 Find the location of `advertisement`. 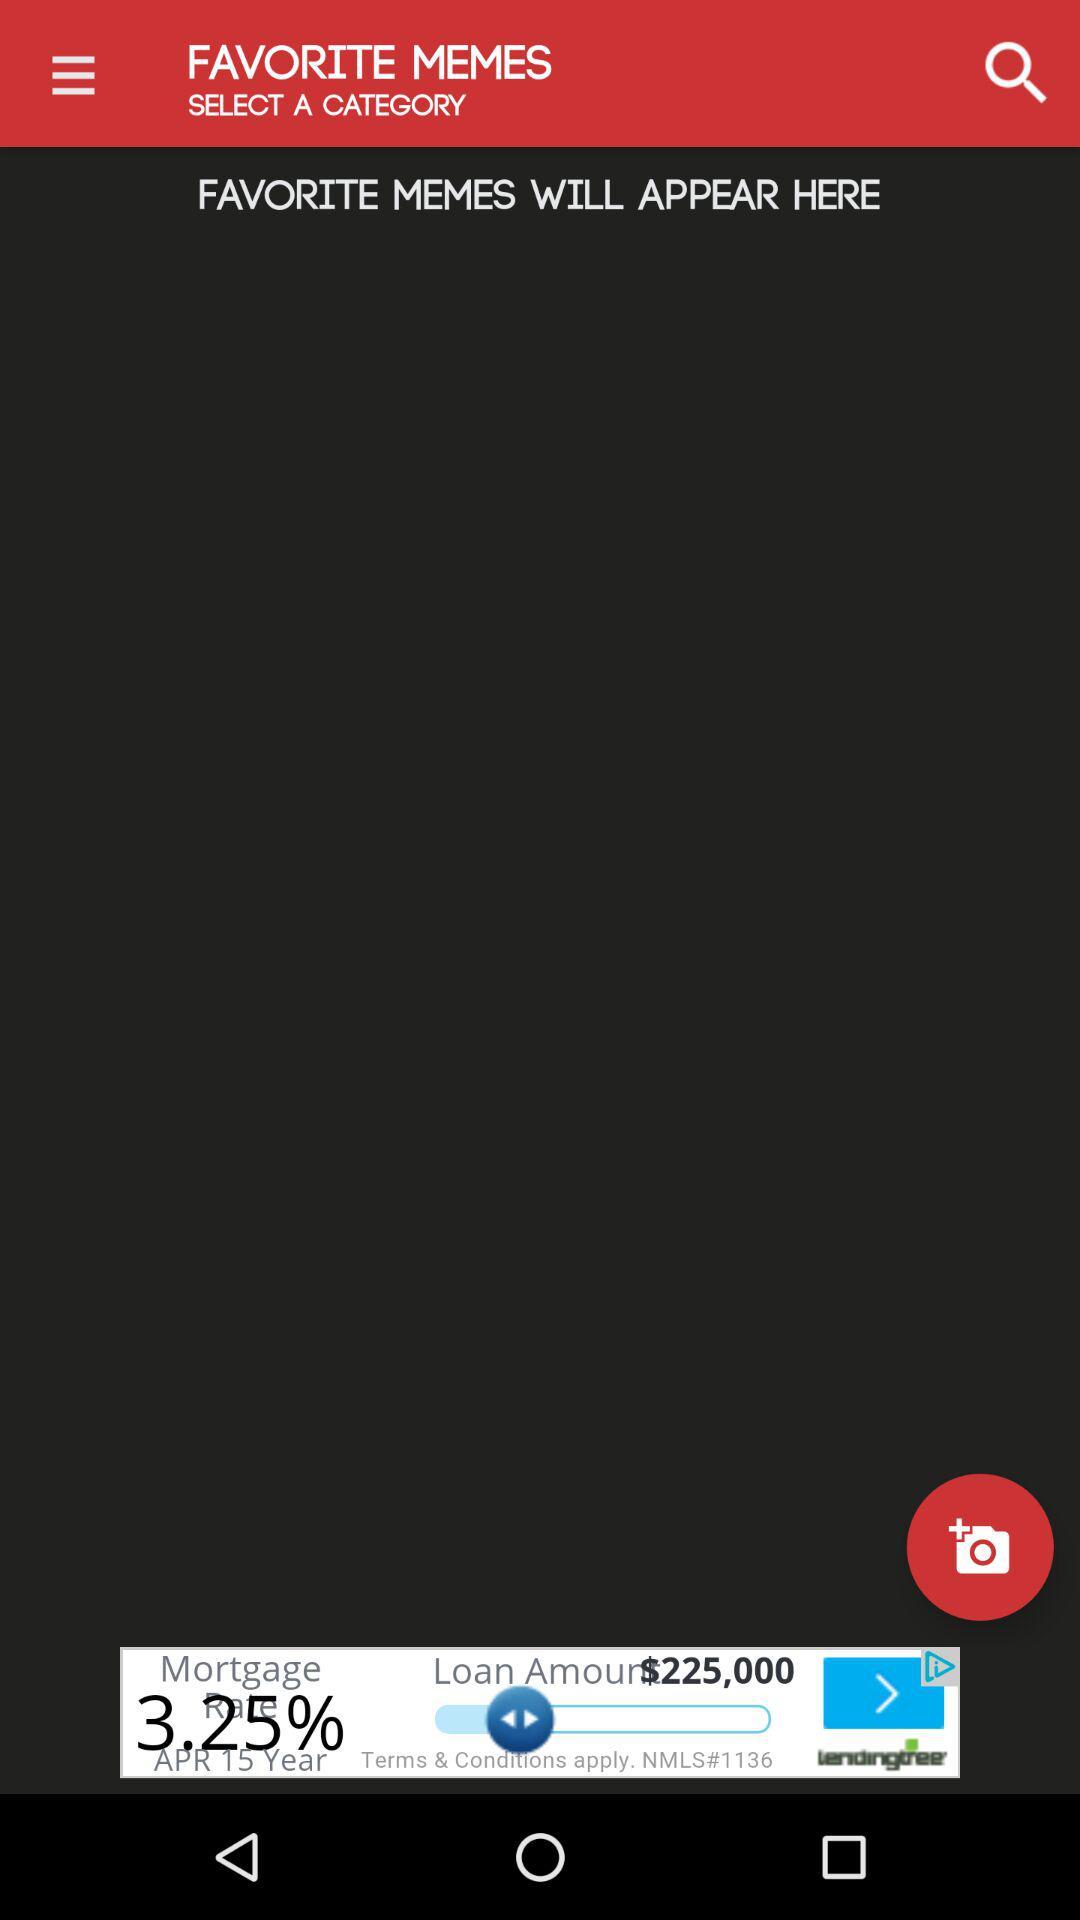

advertisement is located at coordinates (540, 1711).